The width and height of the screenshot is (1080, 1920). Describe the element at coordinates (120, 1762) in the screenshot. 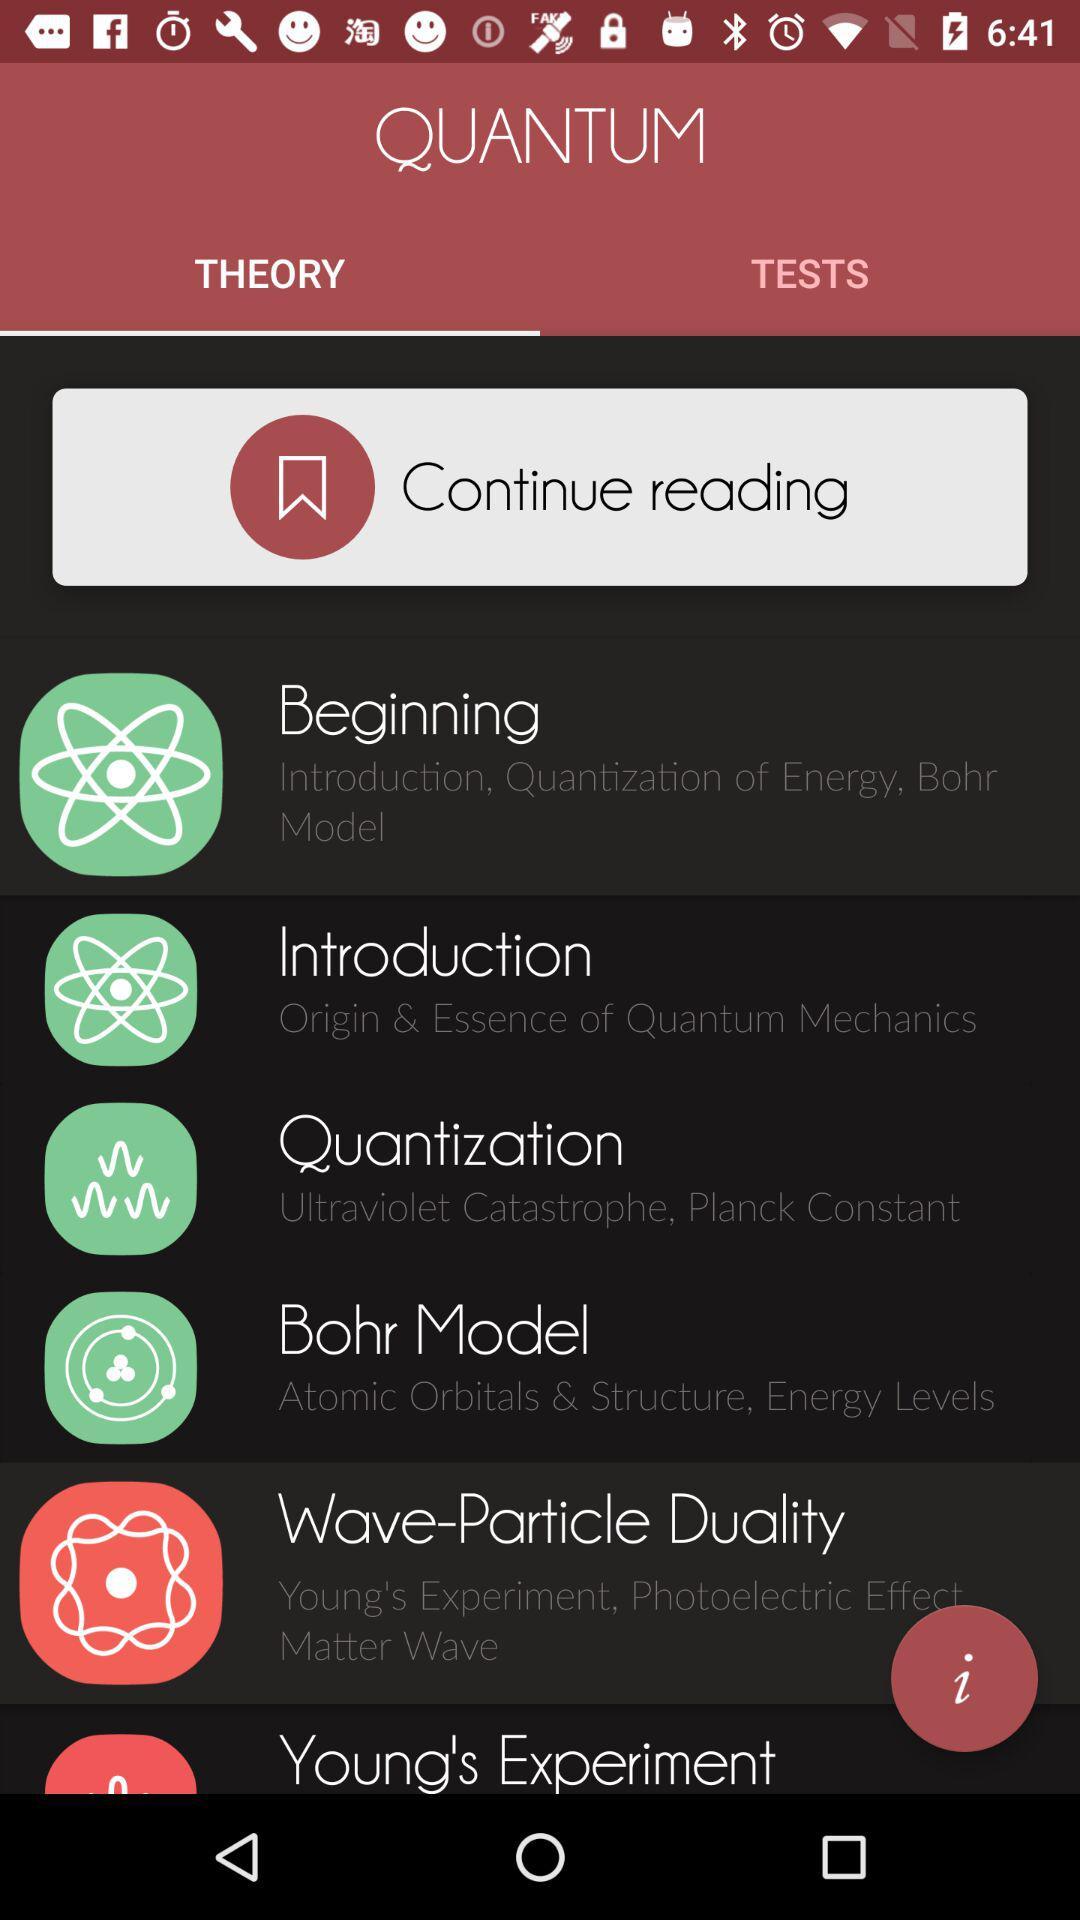

I see `the option young 's experiment` at that location.